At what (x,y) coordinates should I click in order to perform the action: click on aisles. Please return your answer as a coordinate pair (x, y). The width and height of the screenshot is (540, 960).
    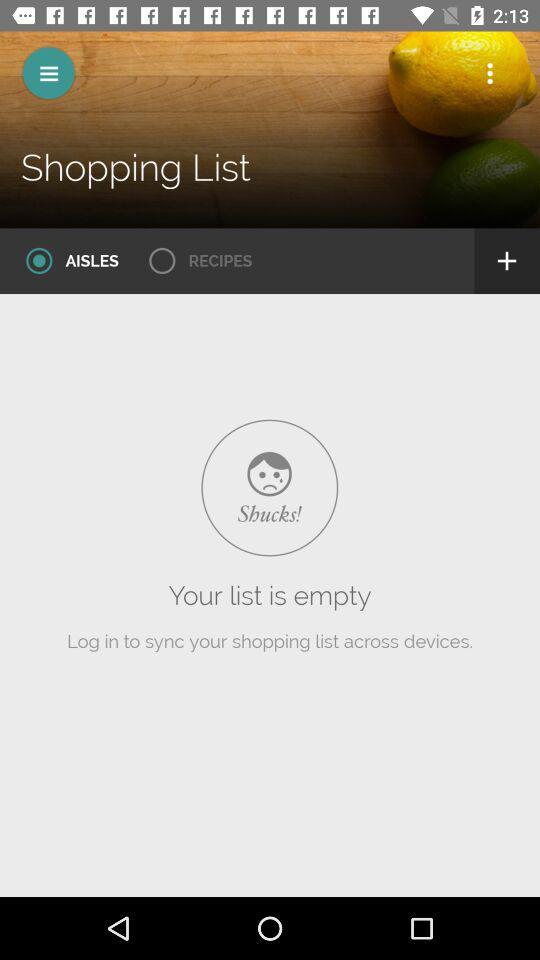
    Looking at the image, I should click on (65, 260).